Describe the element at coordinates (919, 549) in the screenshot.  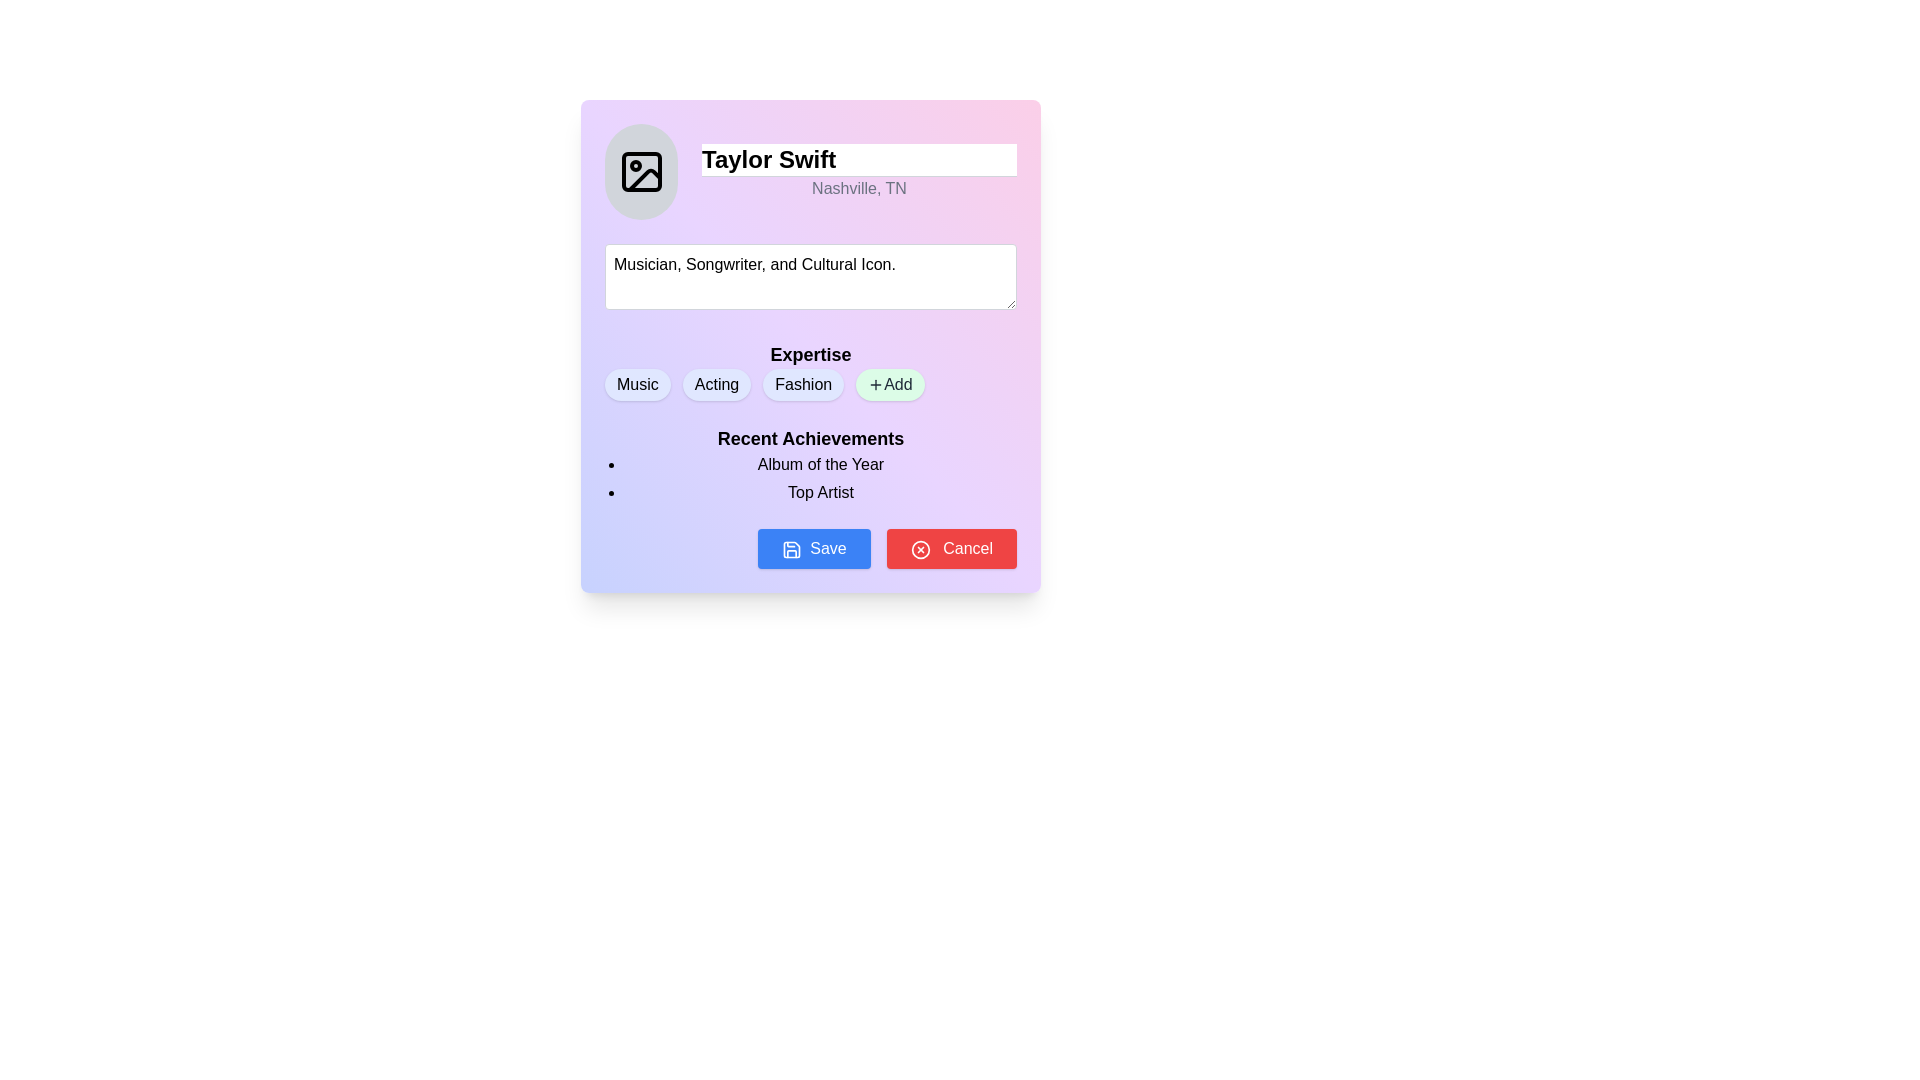
I see `the 'Cancel' button which contains the icon used for negating or closing an action, located to the left of the button's text` at that location.